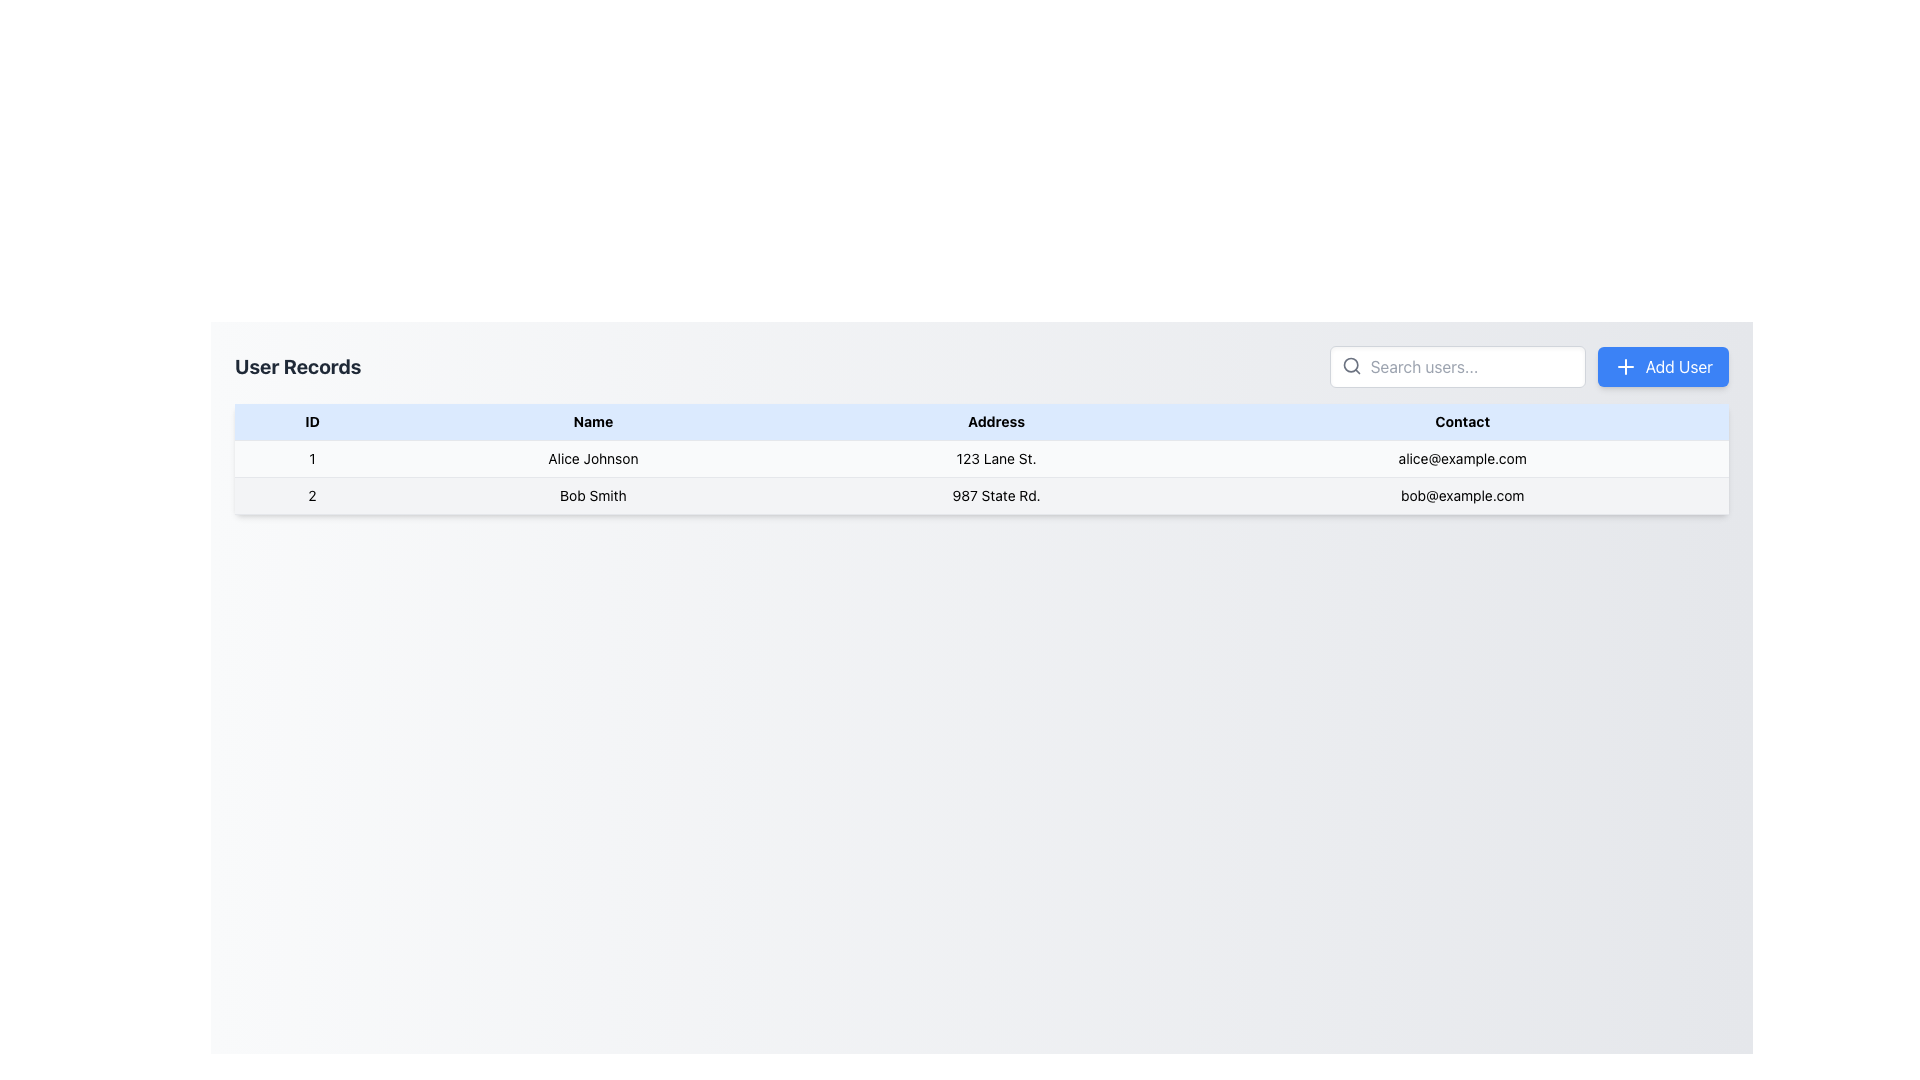  I want to click on the first table cell displaying the ID number '1', so click(311, 459).